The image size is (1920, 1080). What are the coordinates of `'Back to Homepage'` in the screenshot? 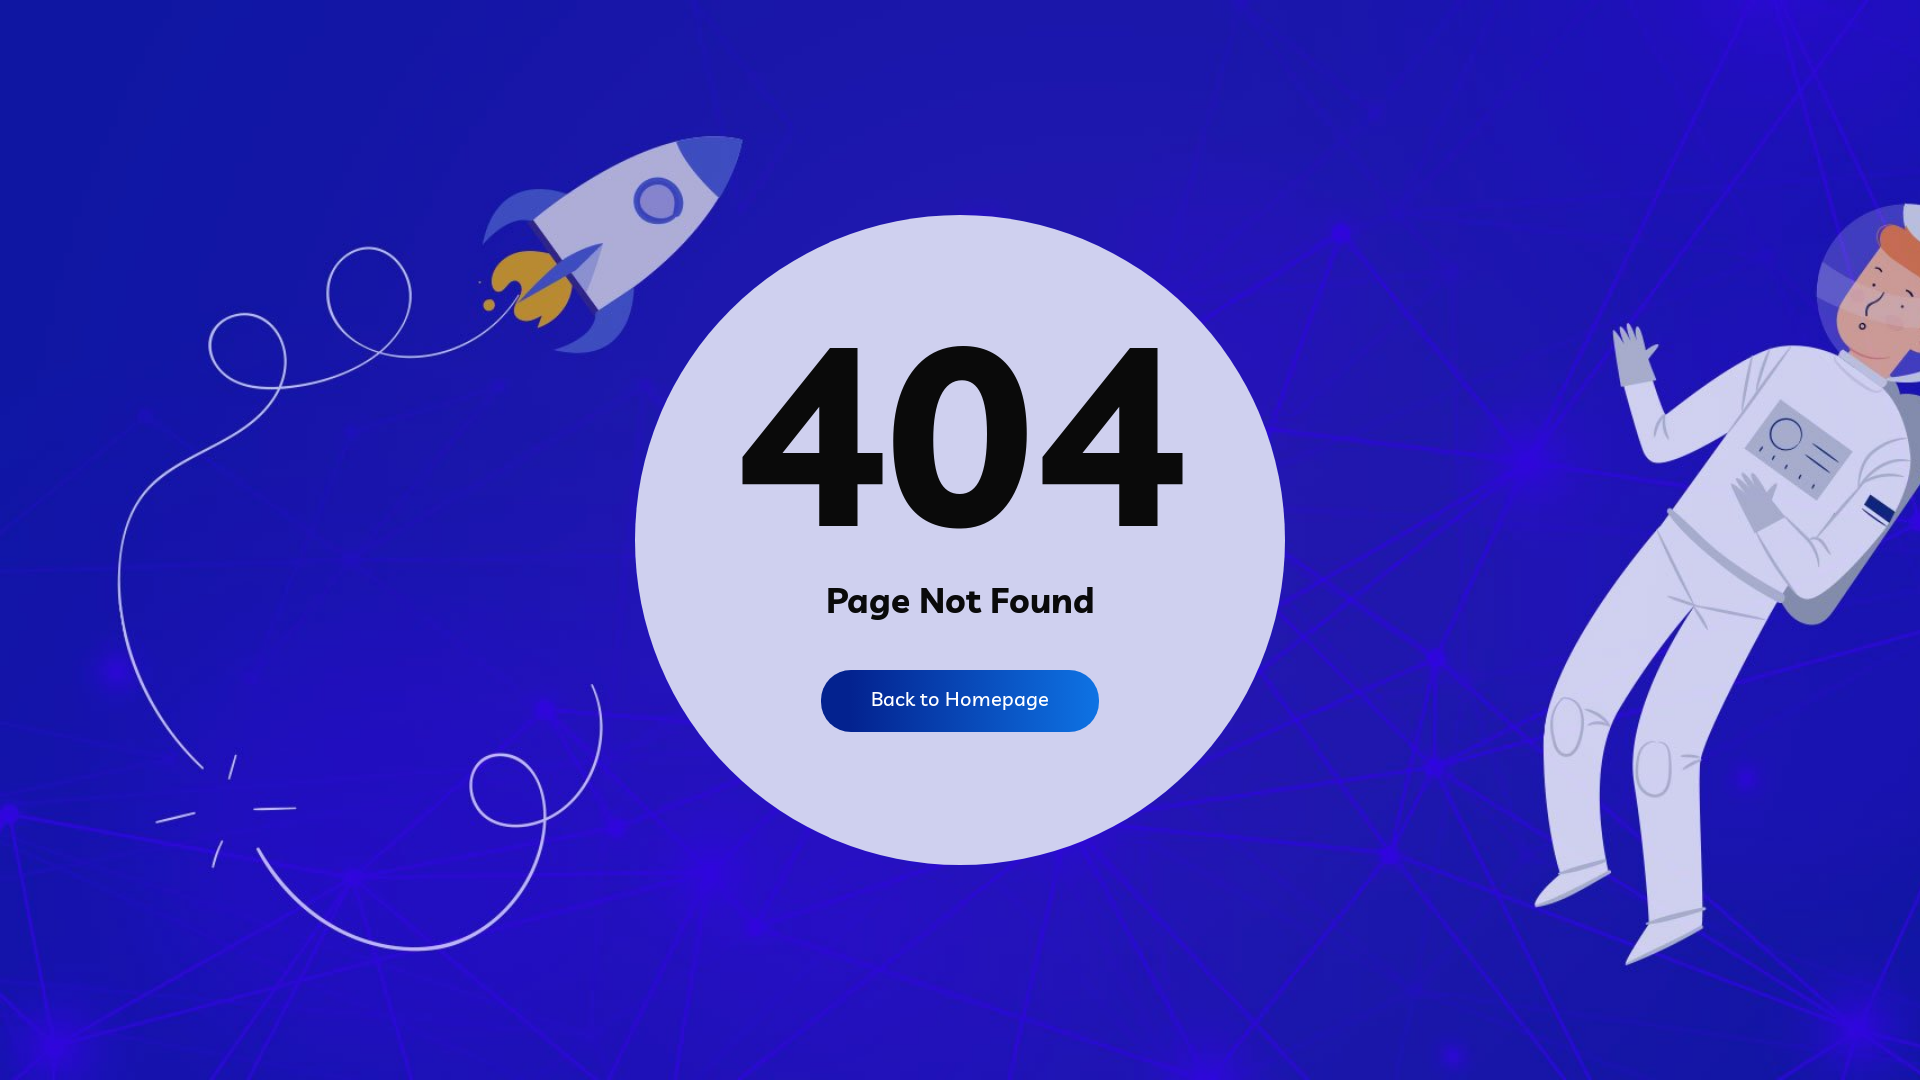 It's located at (960, 700).